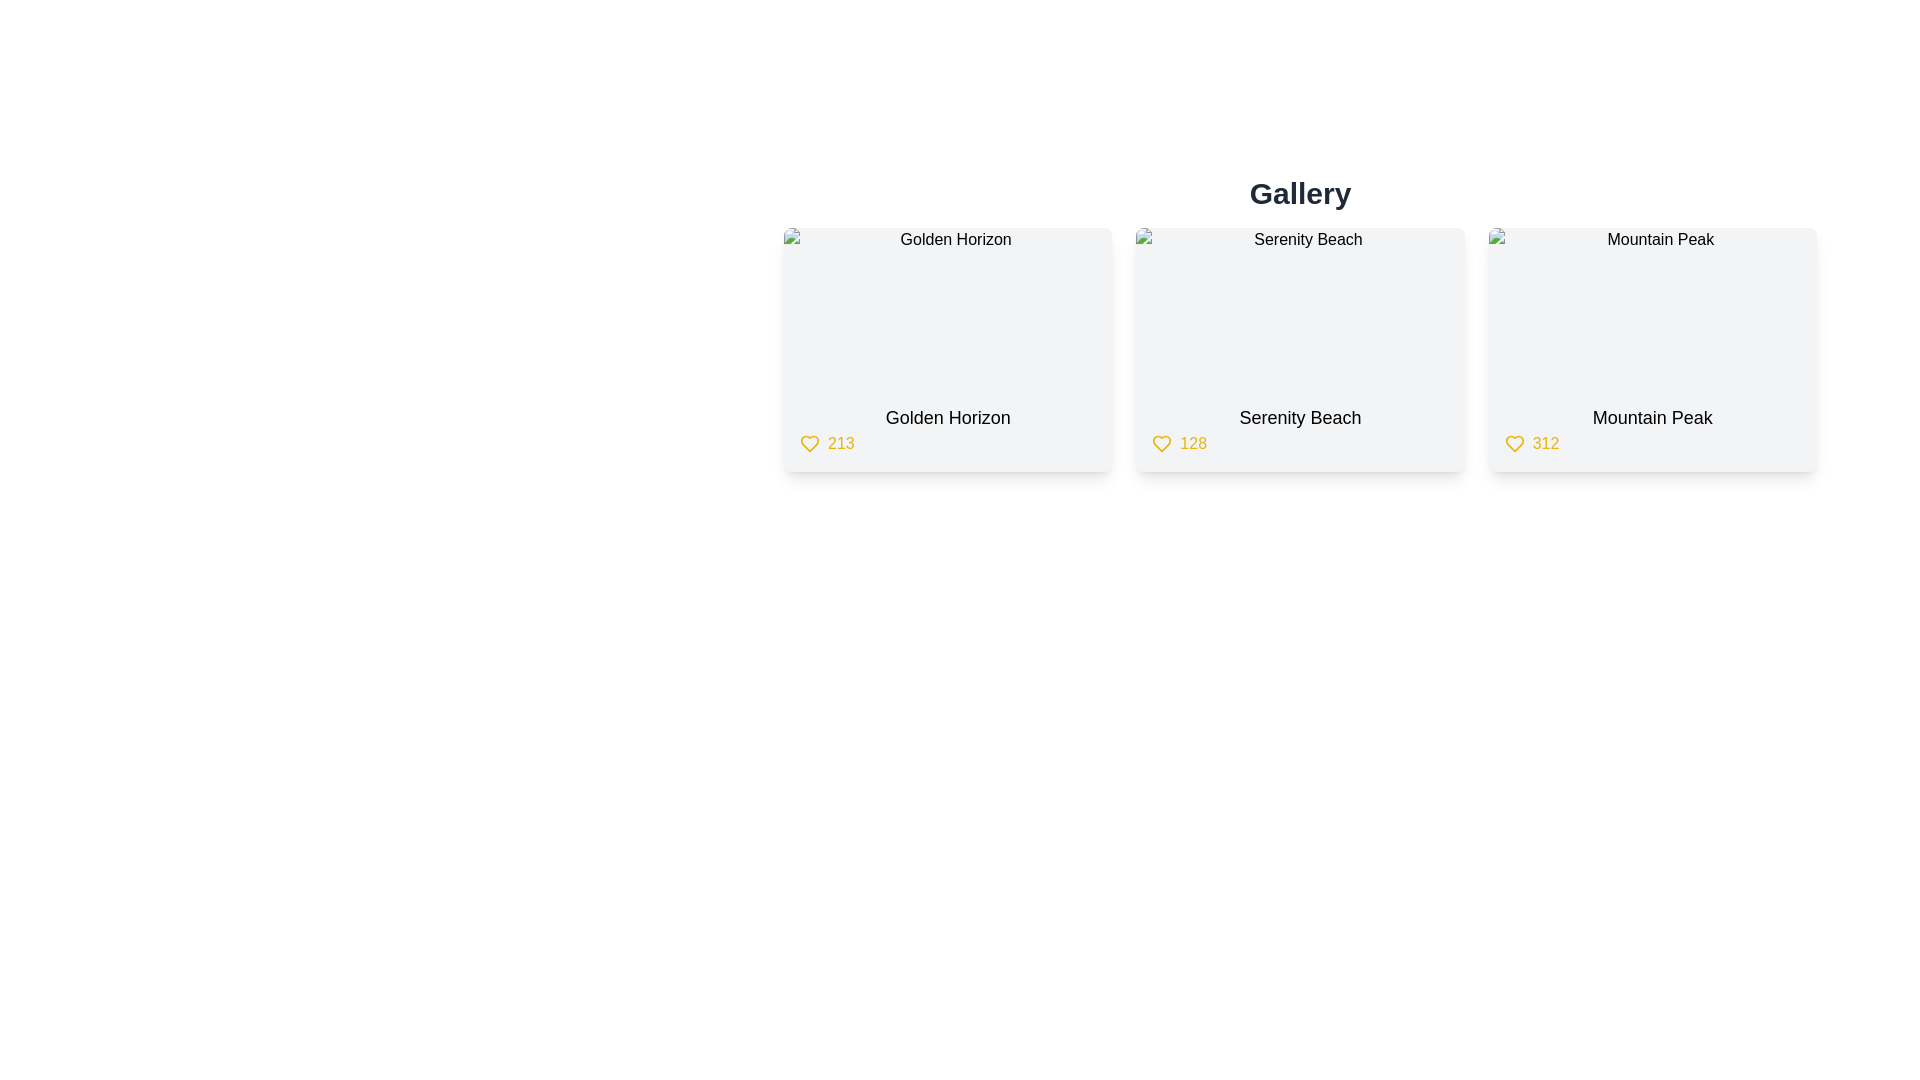  I want to click on the numeric text element displaying '312' styled in yellow, located next to a heart icon at the bottom-left corner of the 'Mountain Peak' card, so click(1544, 442).